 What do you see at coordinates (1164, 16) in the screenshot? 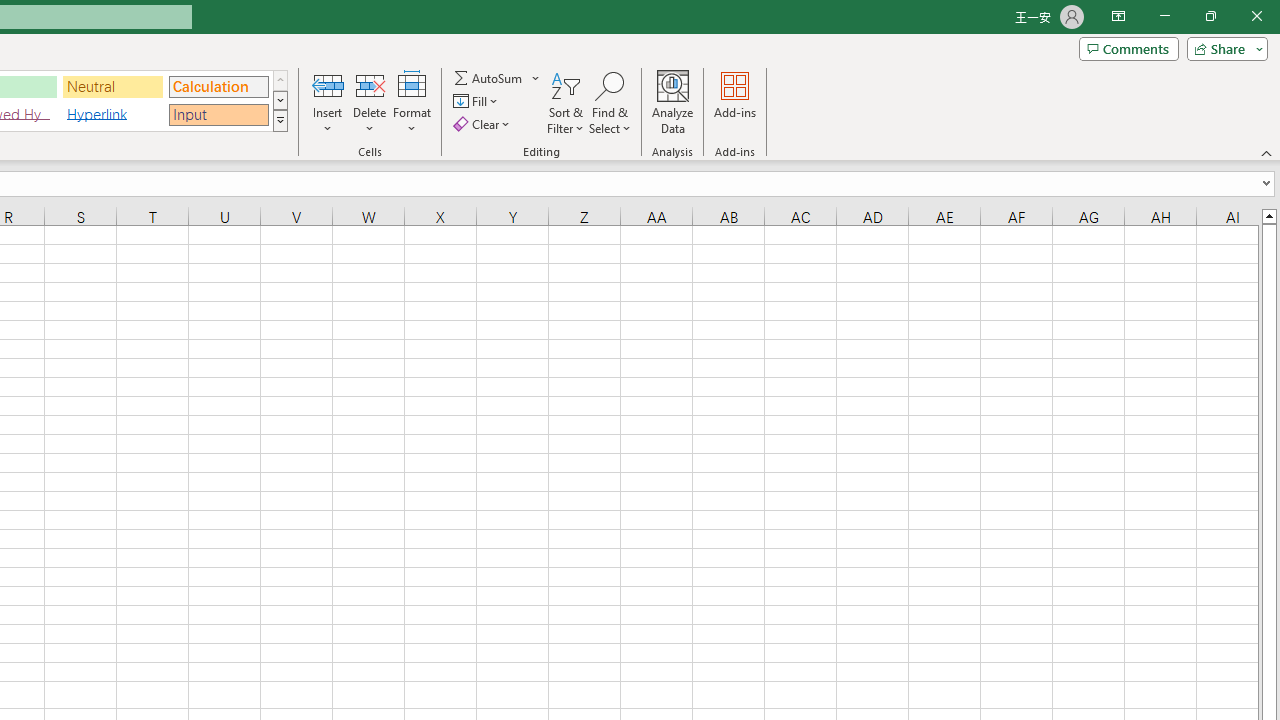
I see `'Minimize'` at bounding box center [1164, 16].